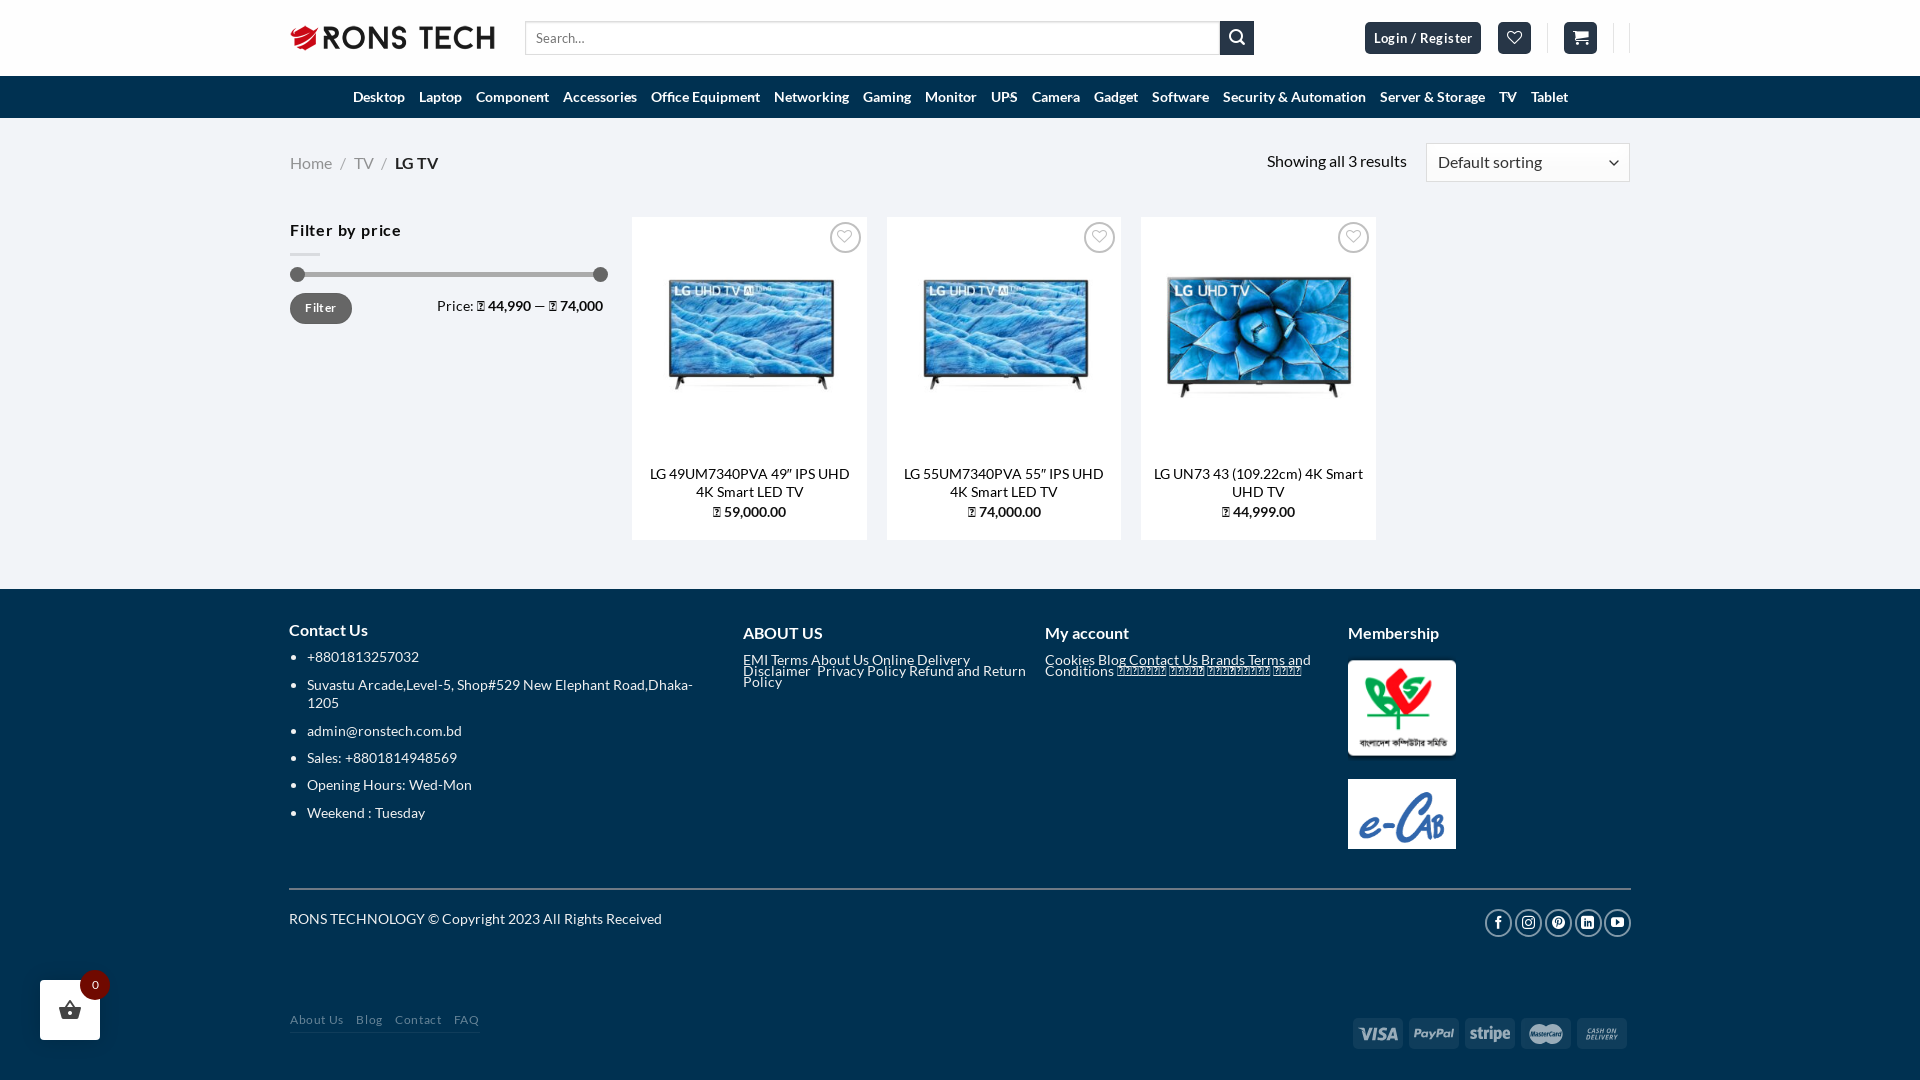  What do you see at coordinates (1069, 659) in the screenshot?
I see `'Cookies'` at bounding box center [1069, 659].